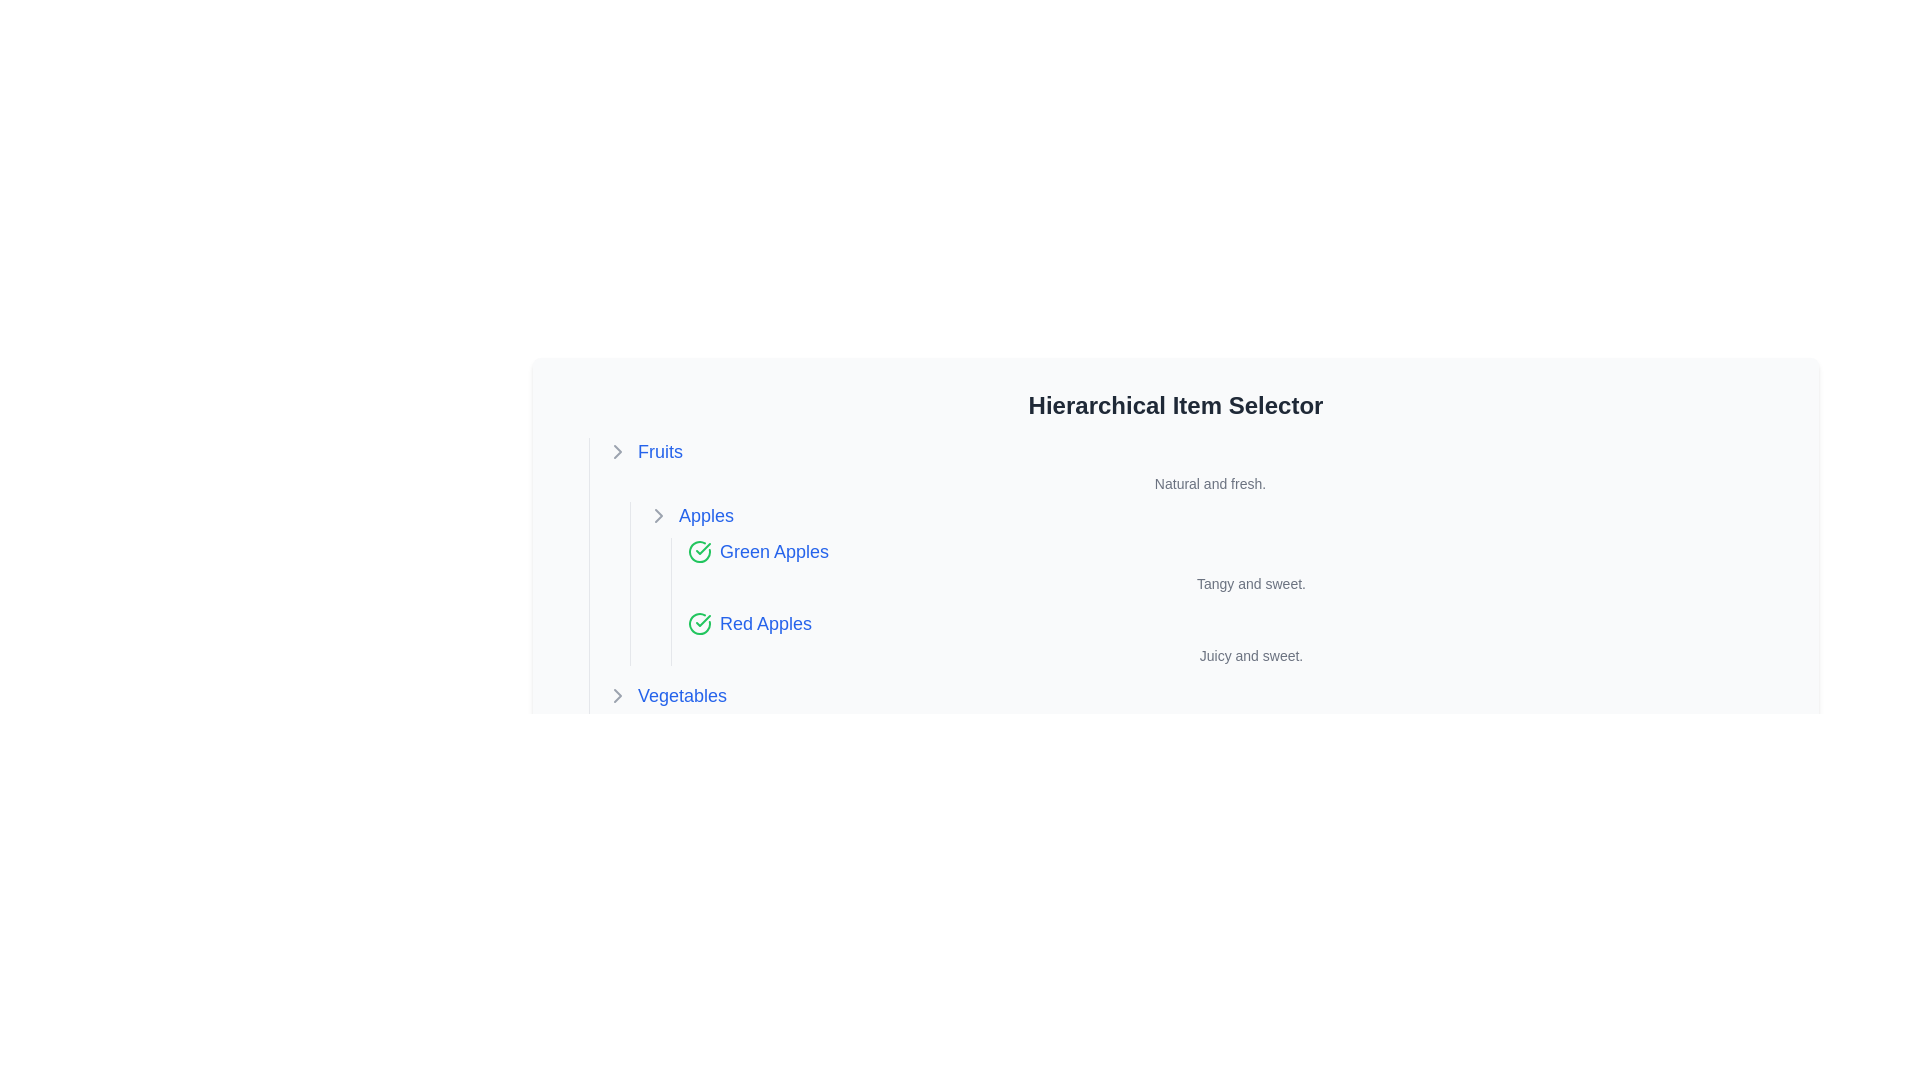  What do you see at coordinates (1176, 405) in the screenshot?
I see `the 'Hierarchical Item Selector' text label, which is styled with a large and bold font and located at the top center of the hierarchical selection interface` at bounding box center [1176, 405].